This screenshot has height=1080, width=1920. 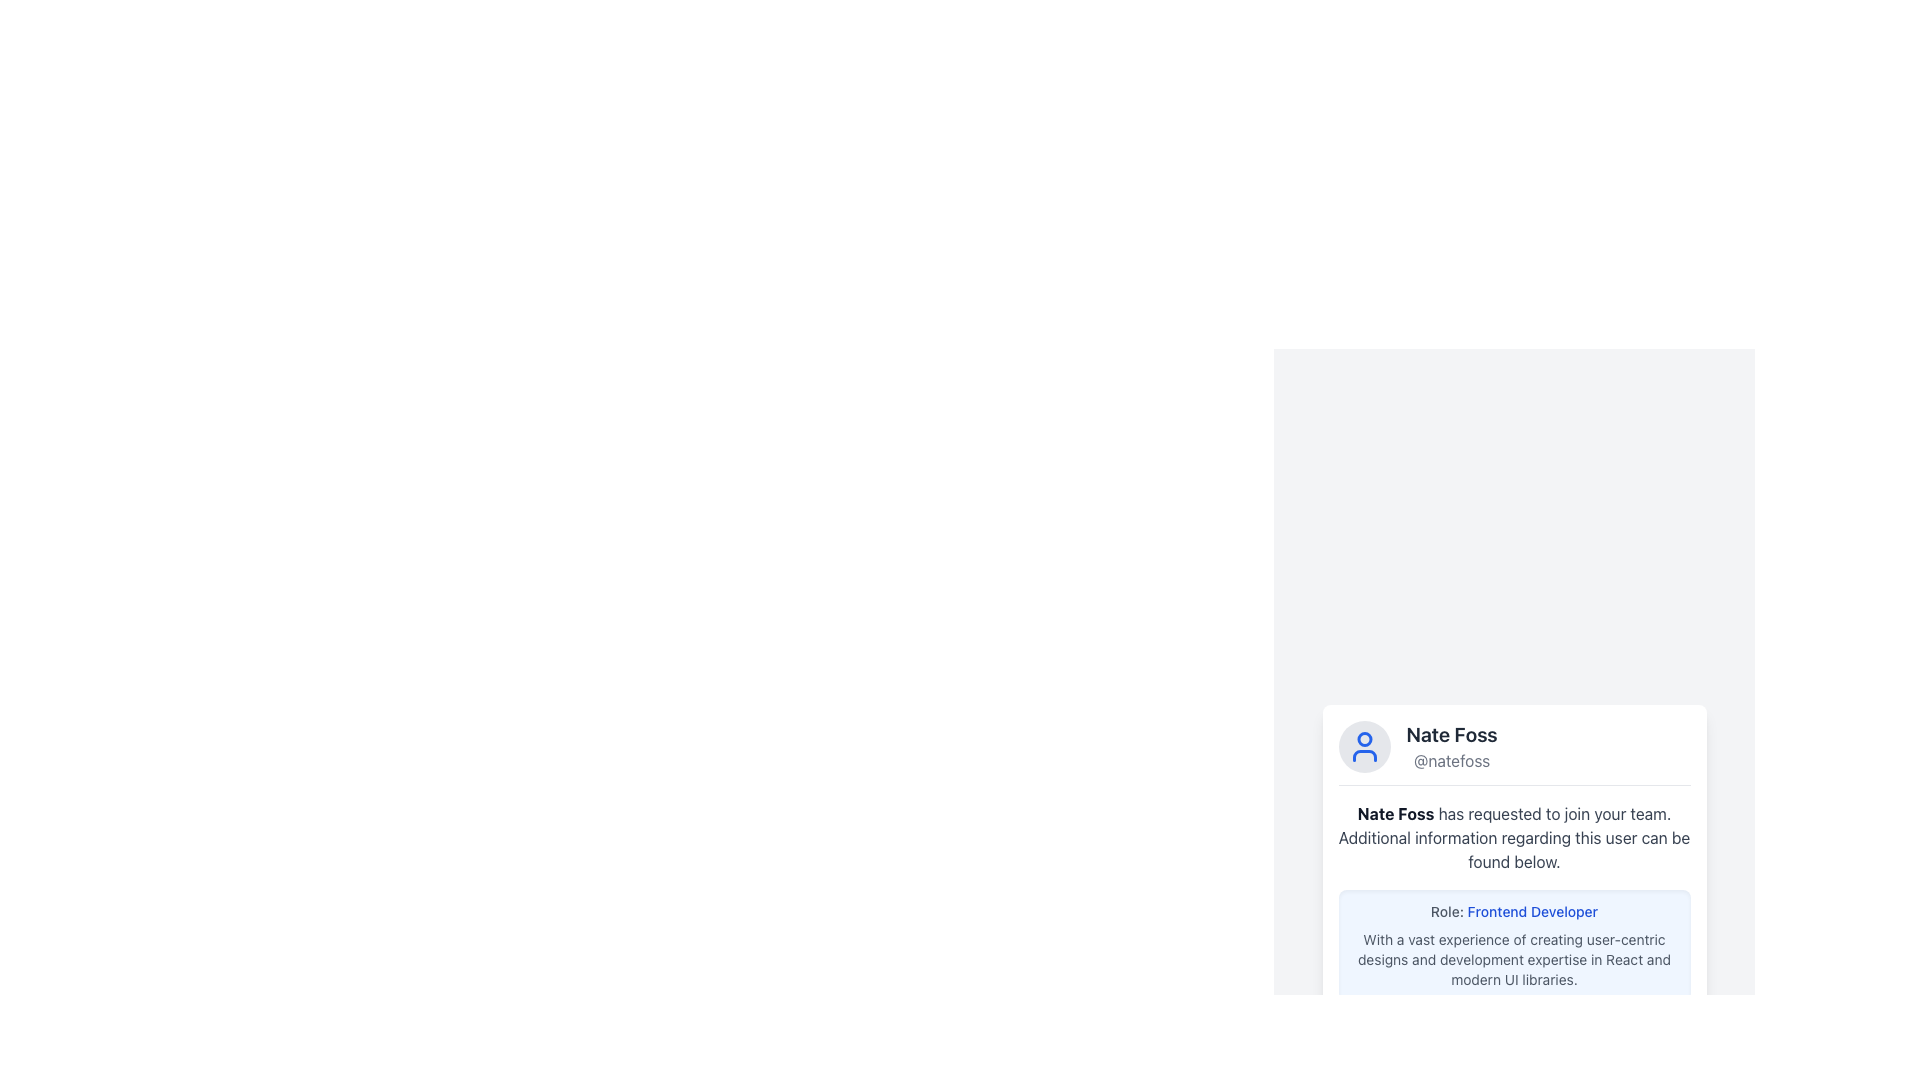 What do you see at coordinates (1514, 945) in the screenshot?
I see `the link 'Frontend Developer' in the informational text block that describes the role of a Frontend Developer` at bounding box center [1514, 945].